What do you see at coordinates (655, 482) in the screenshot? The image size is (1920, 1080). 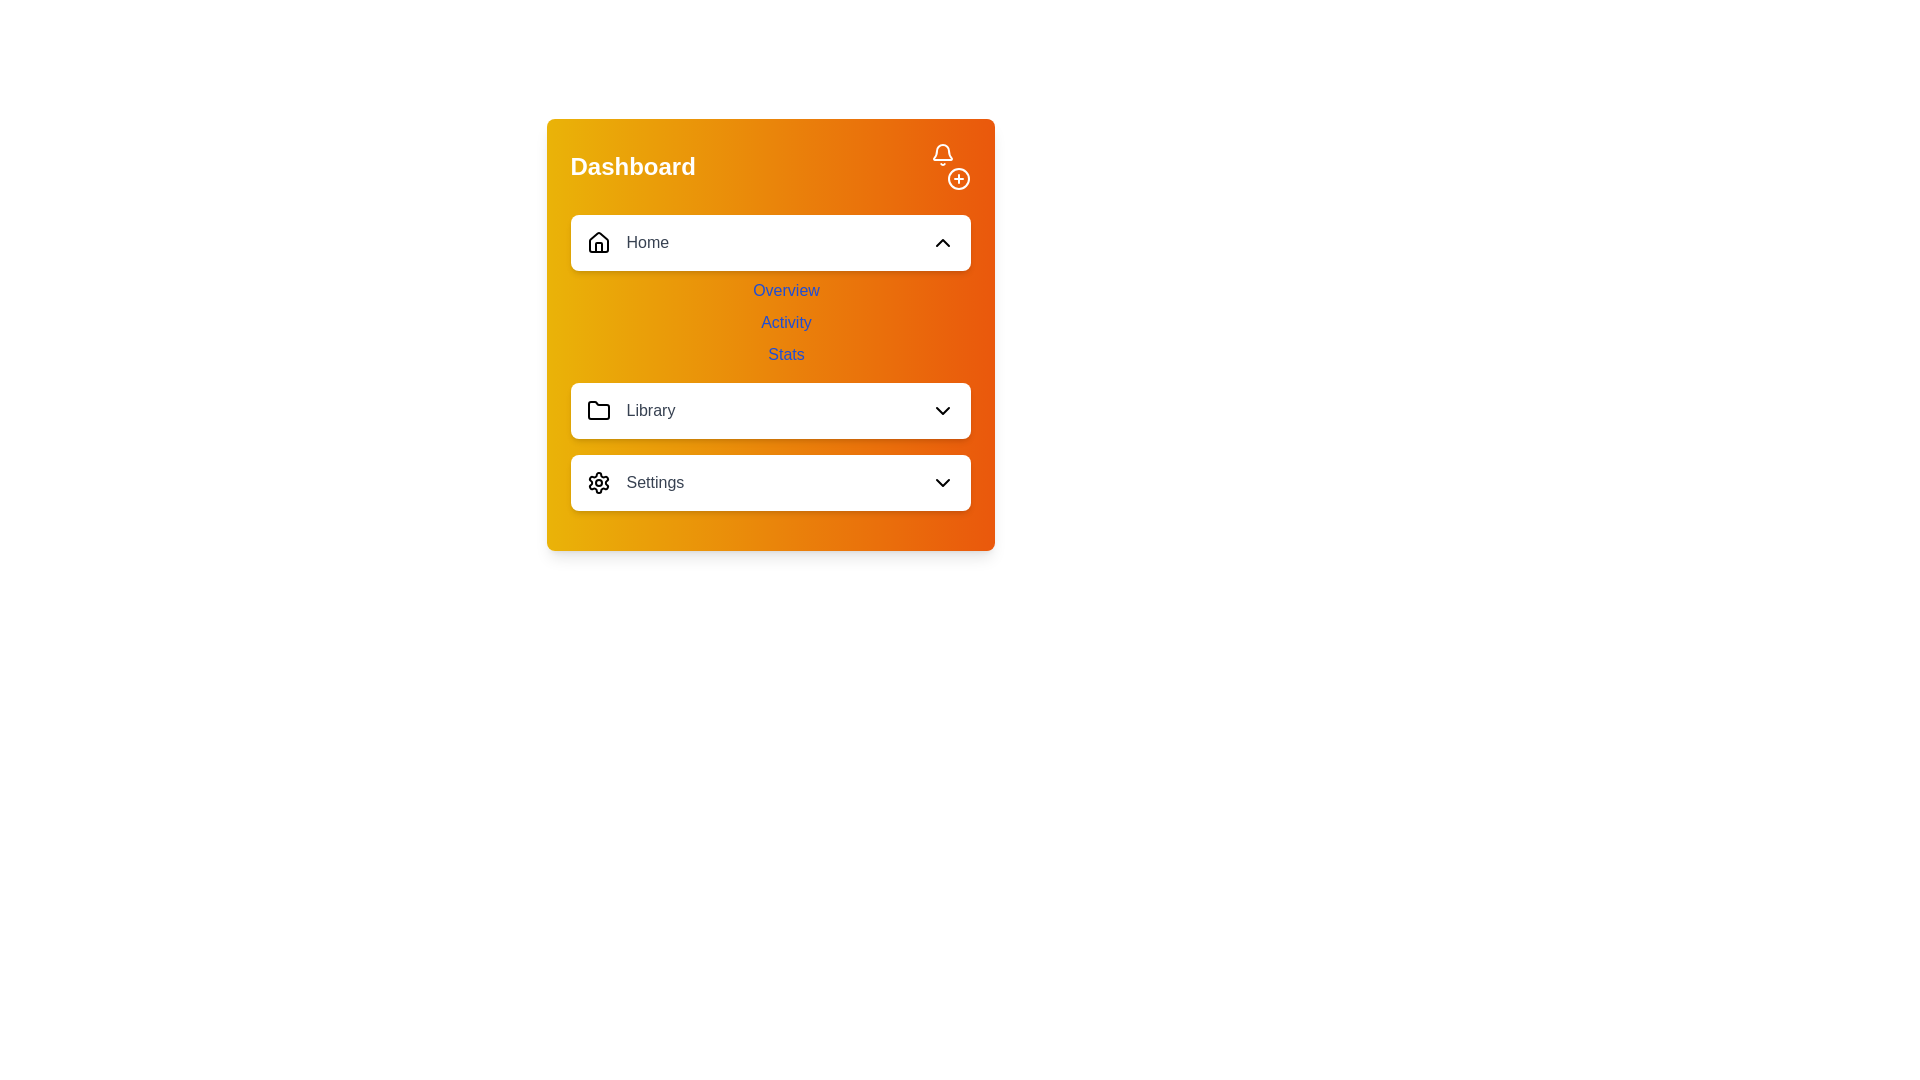 I see `the 'Settings' text label which is styled with medium font weight and gray color, located in the bottom section of a vertically stacked group of options, to the right of the gear-shaped icon` at bounding box center [655, 482].